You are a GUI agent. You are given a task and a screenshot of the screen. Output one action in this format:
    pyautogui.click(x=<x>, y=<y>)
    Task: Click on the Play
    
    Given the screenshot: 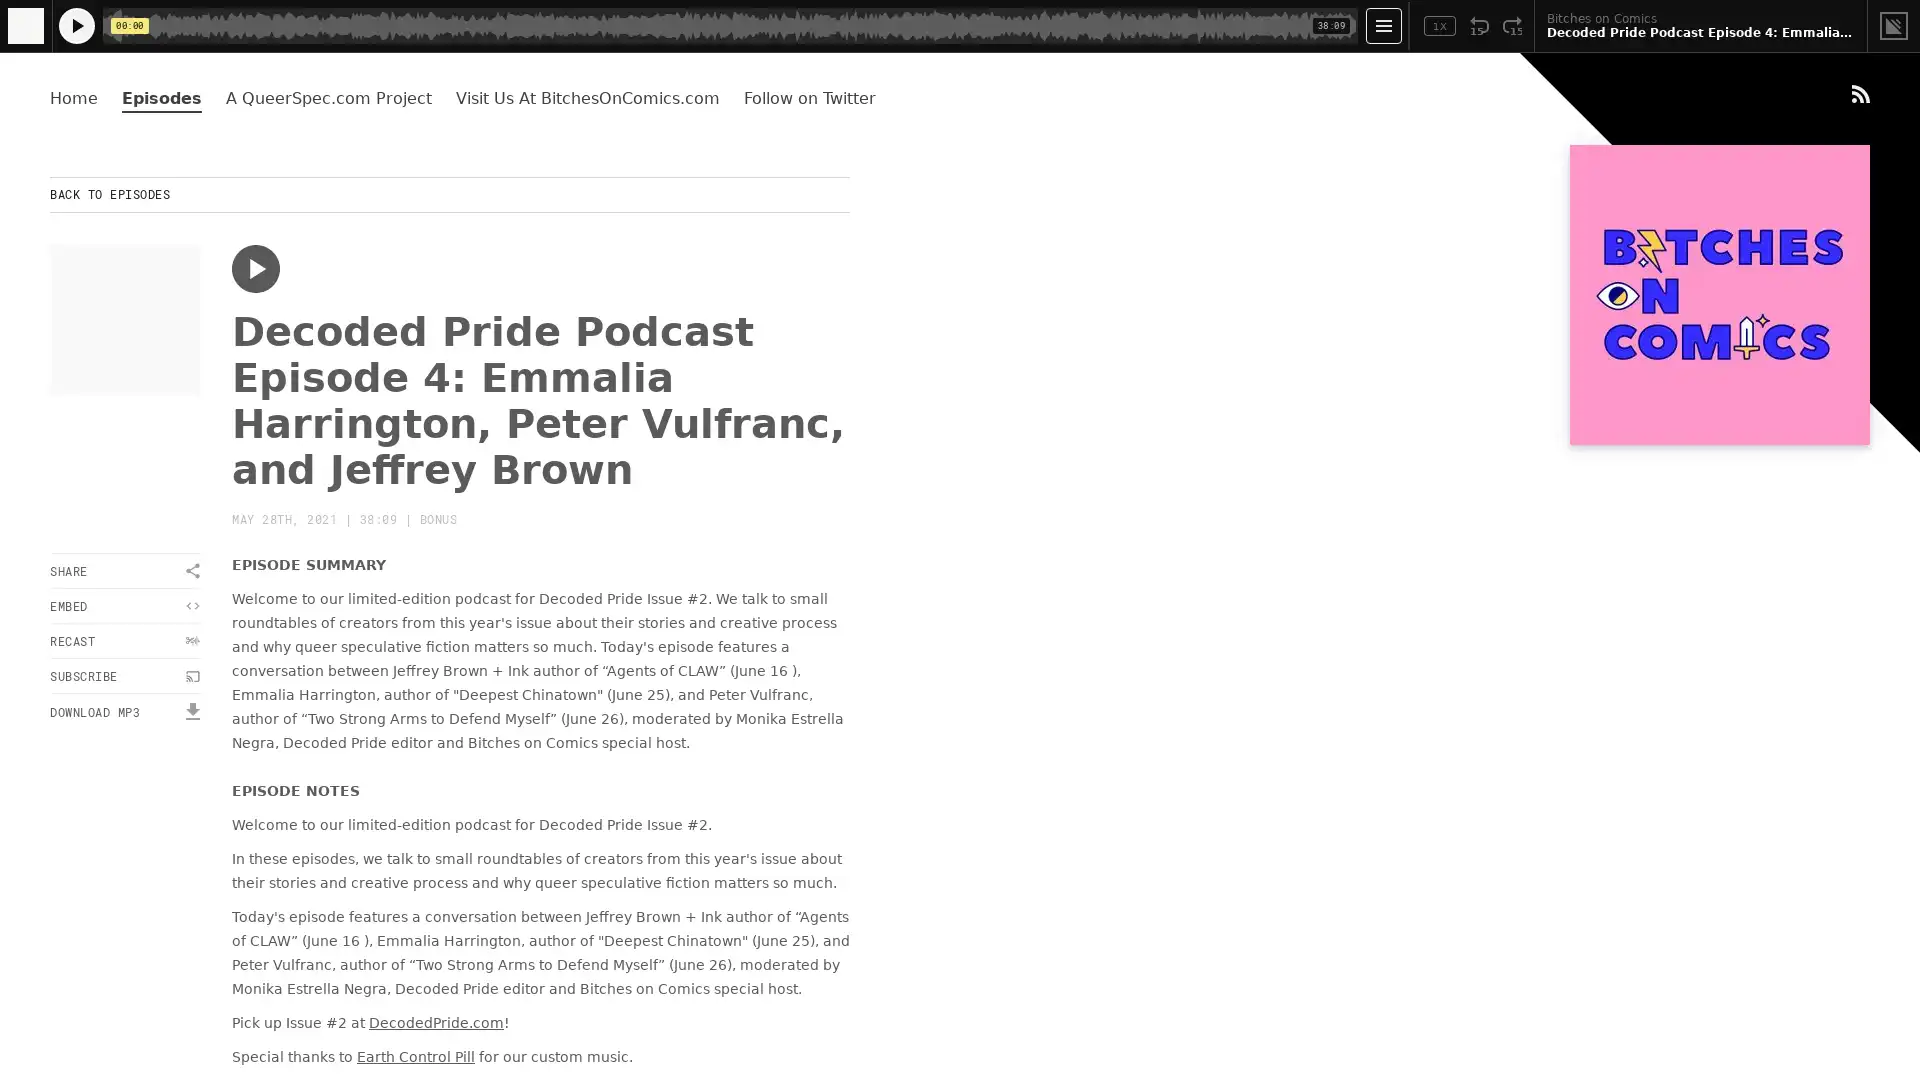 What is the action you would take?
    pyautogui.click(x=76, y=26)
    